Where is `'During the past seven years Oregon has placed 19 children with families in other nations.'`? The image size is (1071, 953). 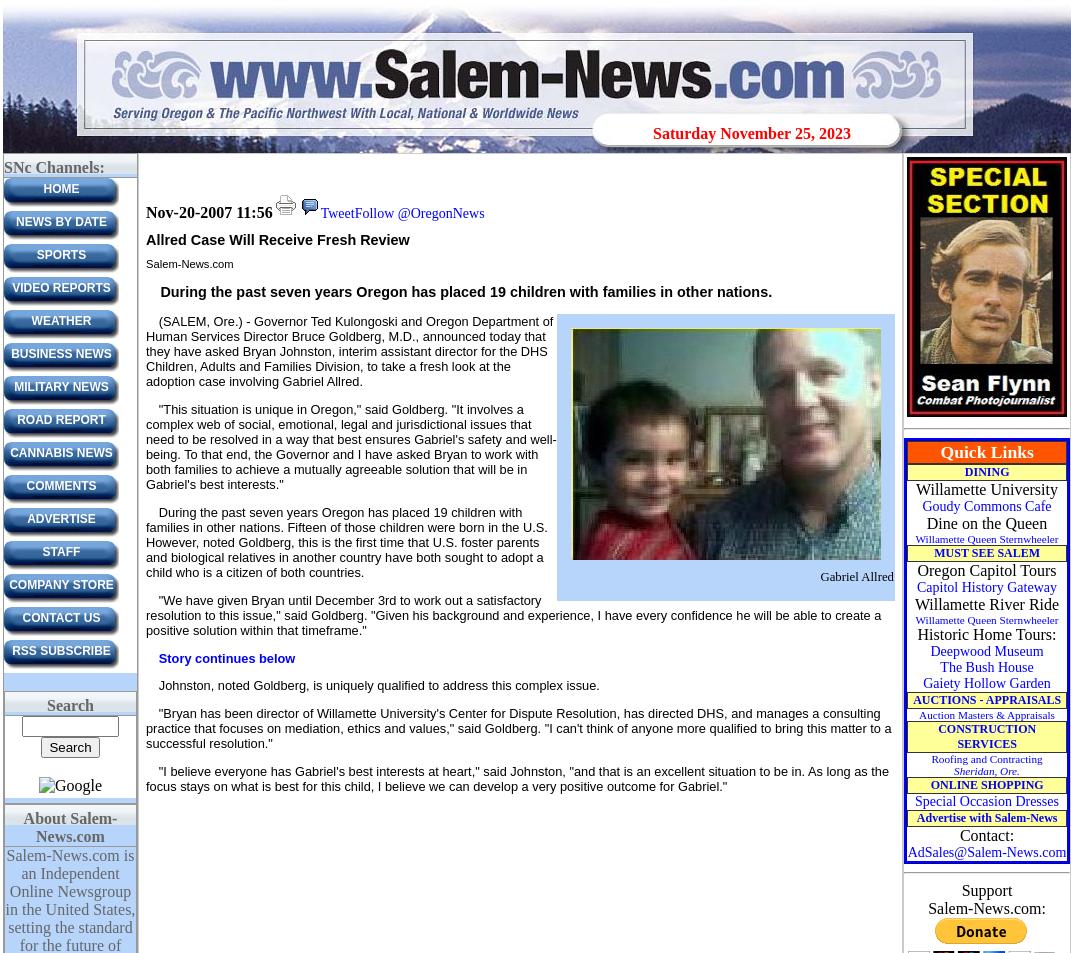 'During the past seven years Oregon has placed 19 children with families in other nations.' is located at coordinates (464, 290).